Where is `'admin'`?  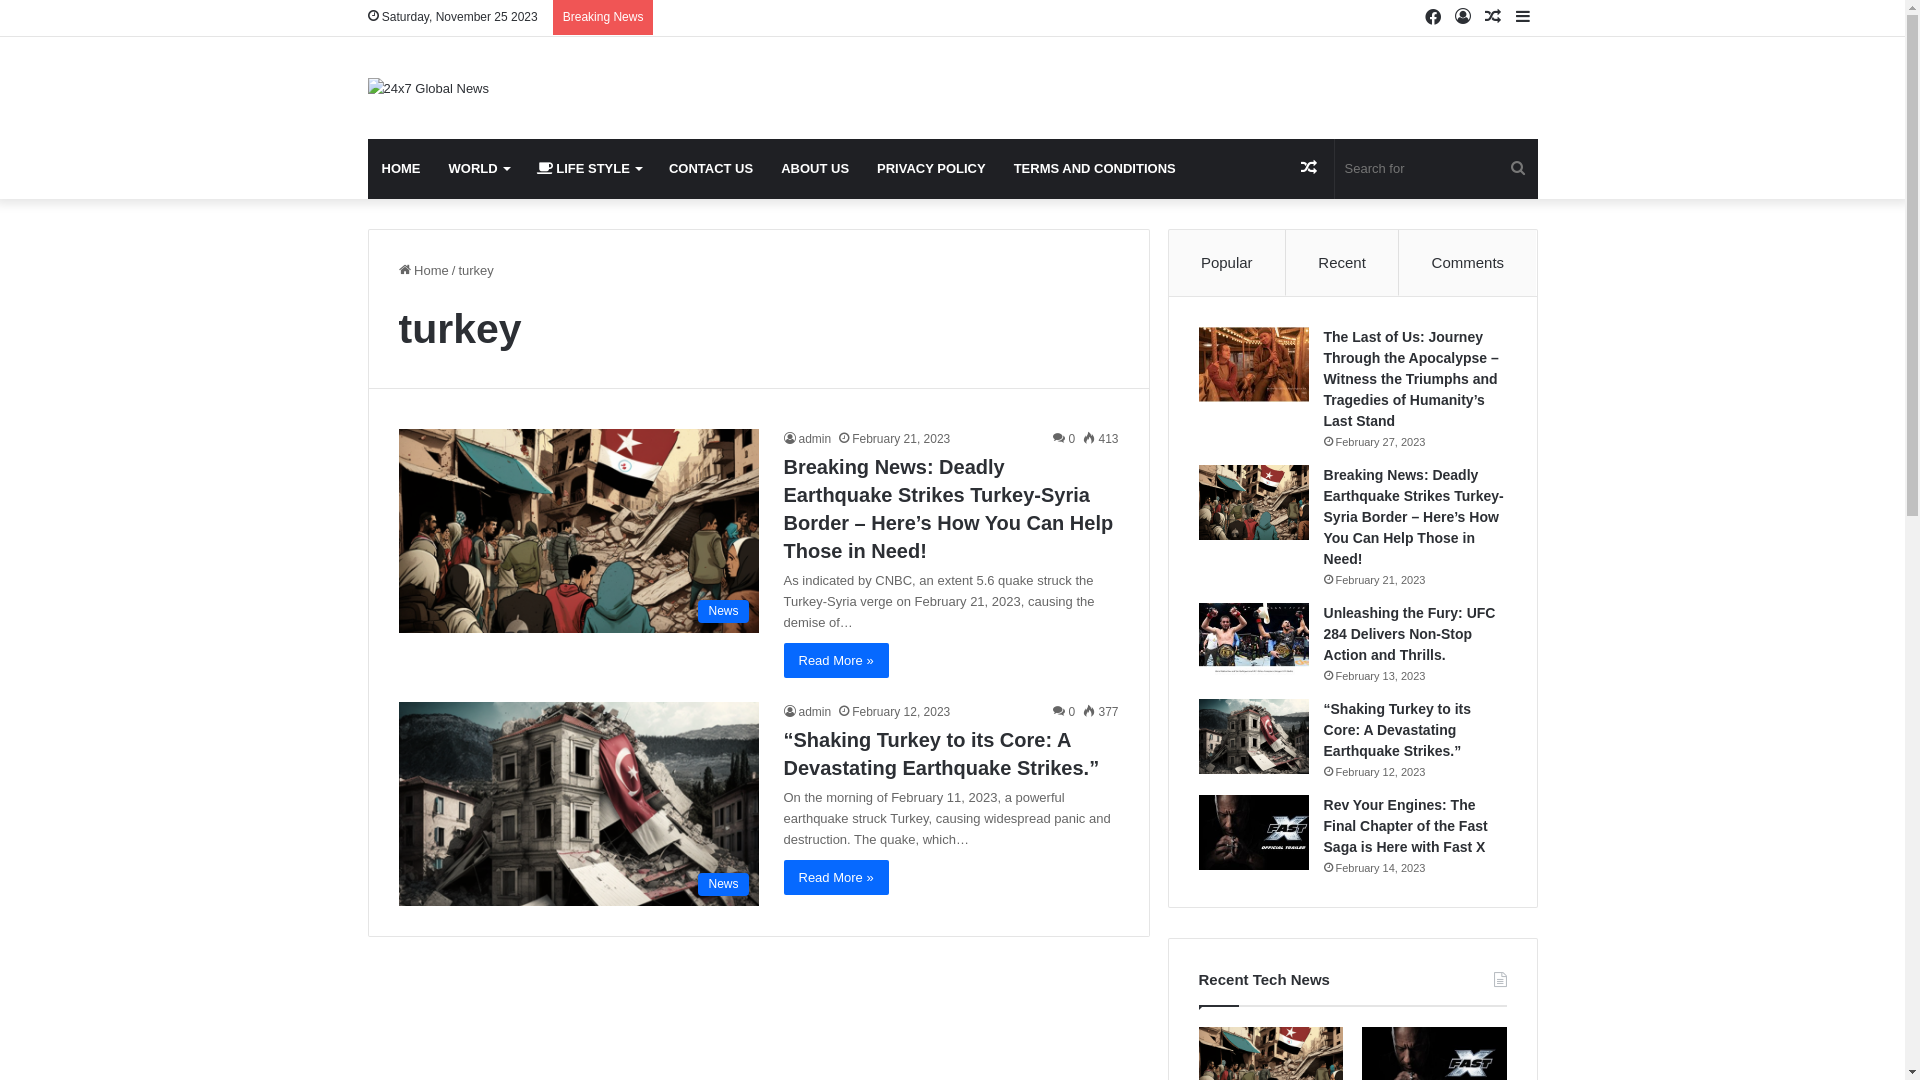
'admin' is located at coordinates (807, 438).